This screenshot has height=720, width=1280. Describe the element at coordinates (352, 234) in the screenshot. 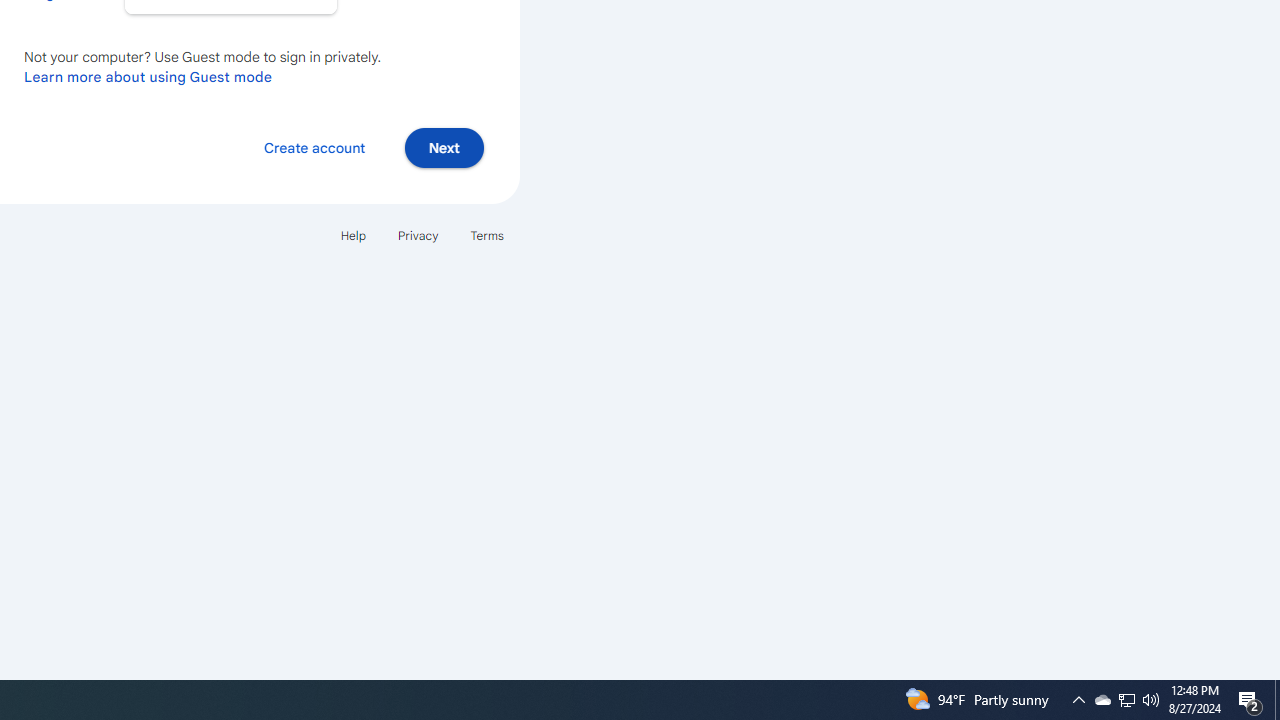

I see `'Help'` at that location.